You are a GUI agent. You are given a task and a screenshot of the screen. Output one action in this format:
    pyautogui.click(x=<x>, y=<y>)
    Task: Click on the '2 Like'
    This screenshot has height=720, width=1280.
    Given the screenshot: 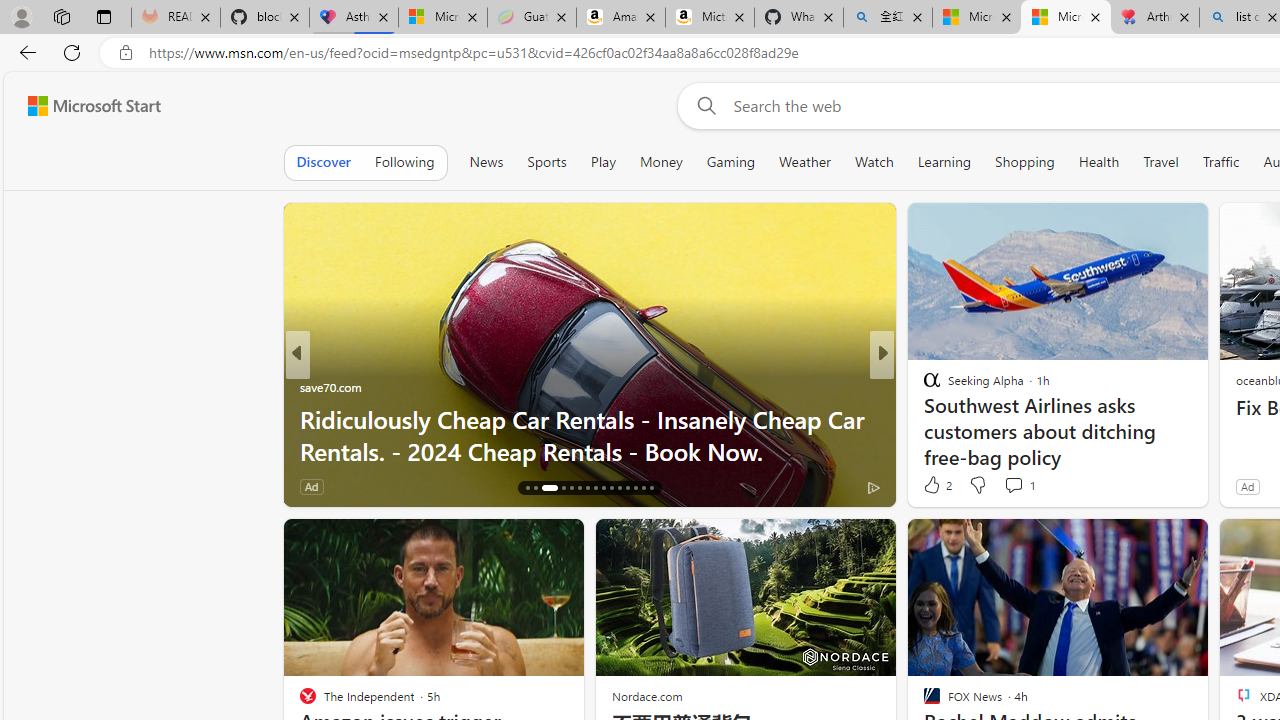 What is the action you would take?
    pyautogui.click(x=935, y=484)
    